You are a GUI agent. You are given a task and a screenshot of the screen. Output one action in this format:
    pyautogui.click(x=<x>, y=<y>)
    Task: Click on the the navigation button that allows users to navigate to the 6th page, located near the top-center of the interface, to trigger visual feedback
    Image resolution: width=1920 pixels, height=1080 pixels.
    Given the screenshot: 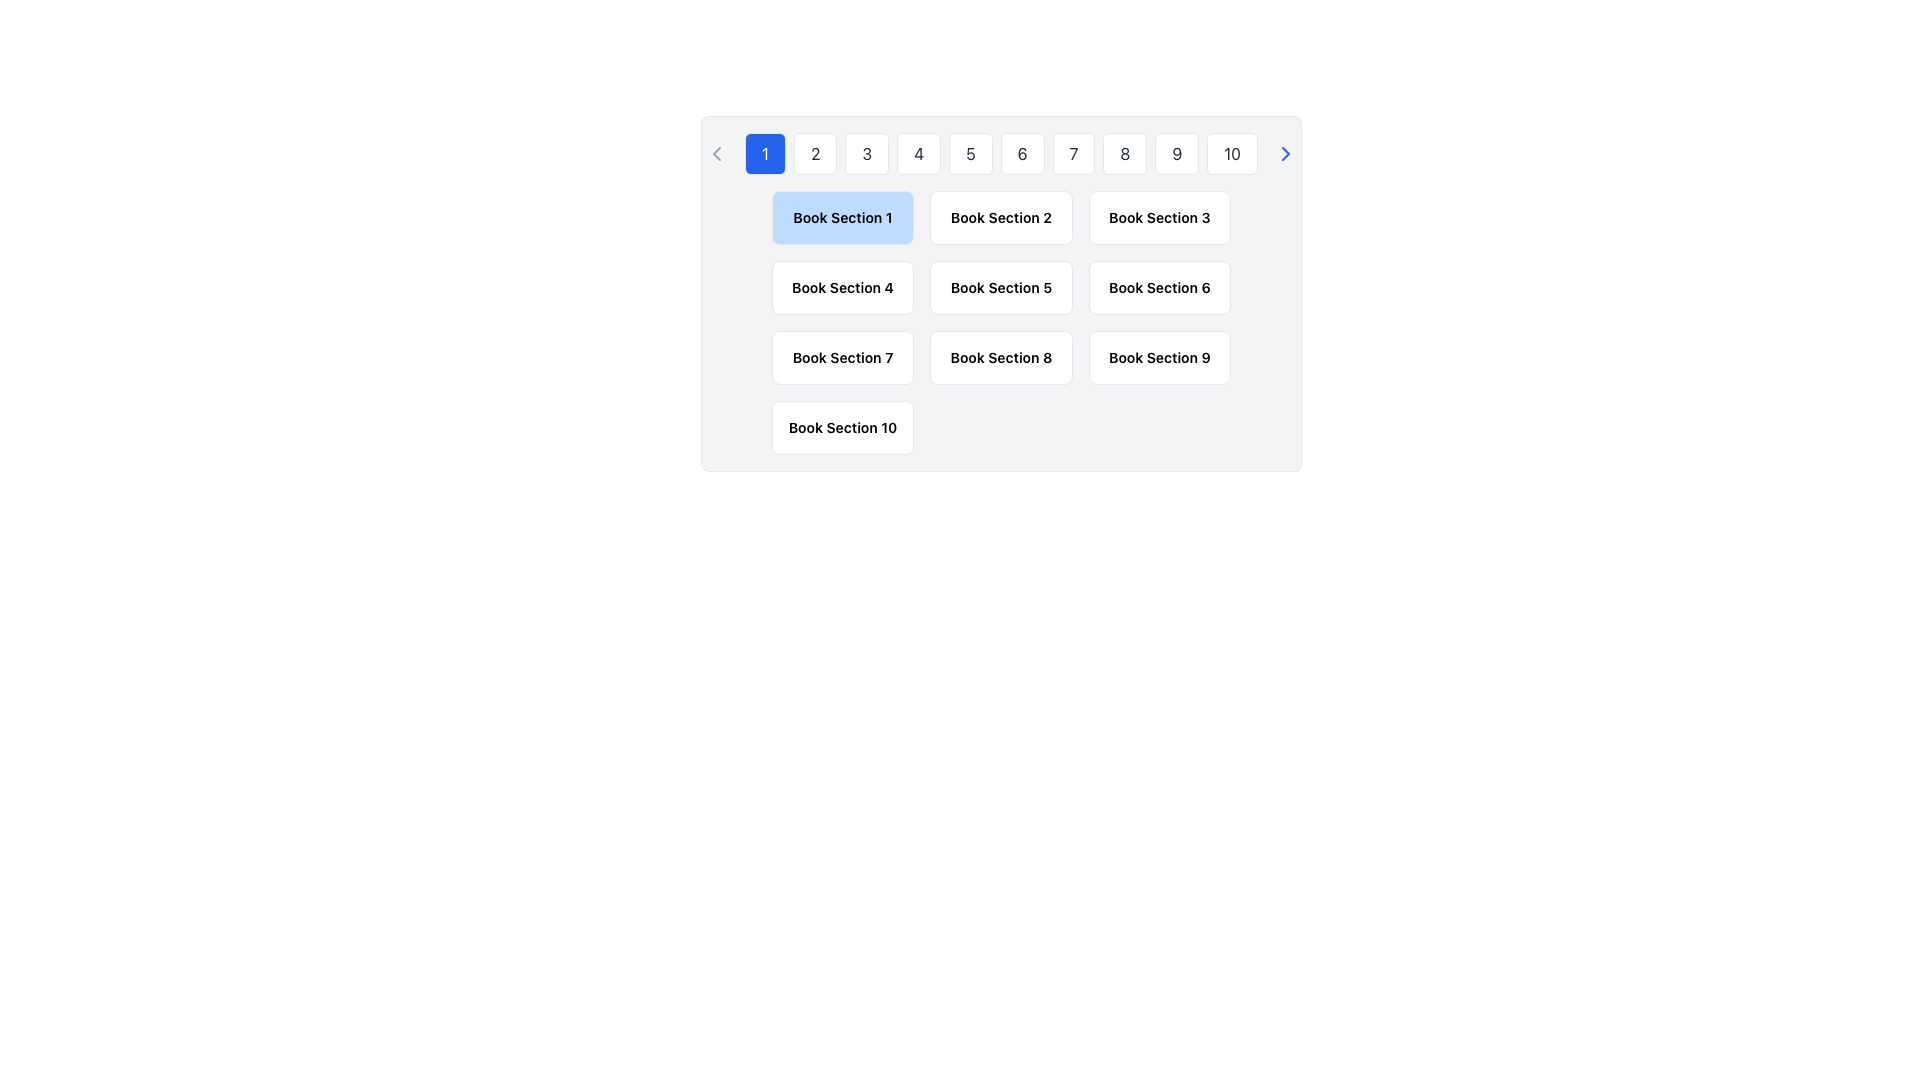 What is the action you would take?
    pyautogui.click(x=1022, y=153)
    